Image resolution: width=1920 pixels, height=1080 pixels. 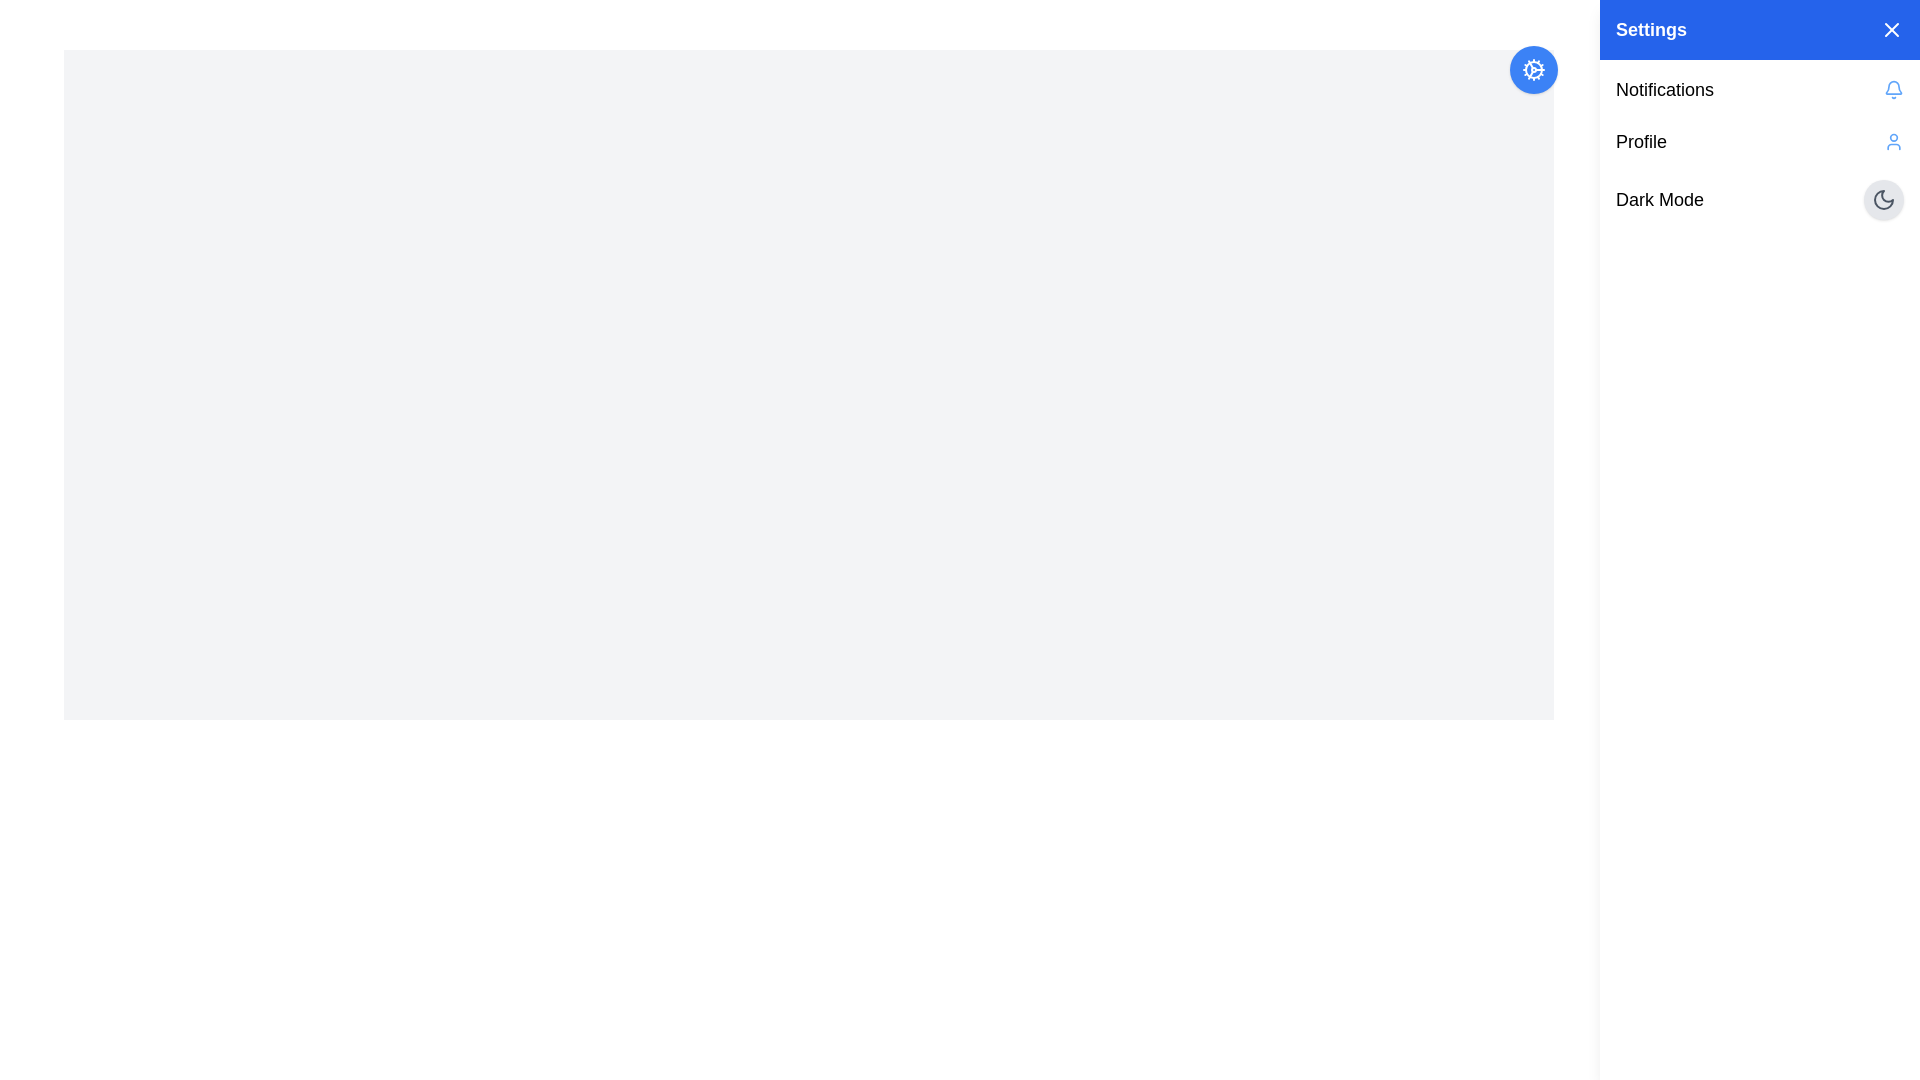 What do you see at coordinates (1882, 200) in the screenshot?
I see `the dark mode toggle button located to the far right of the 'Dark Mode' text label in the settings menu` at bounding box center [1882, 200].